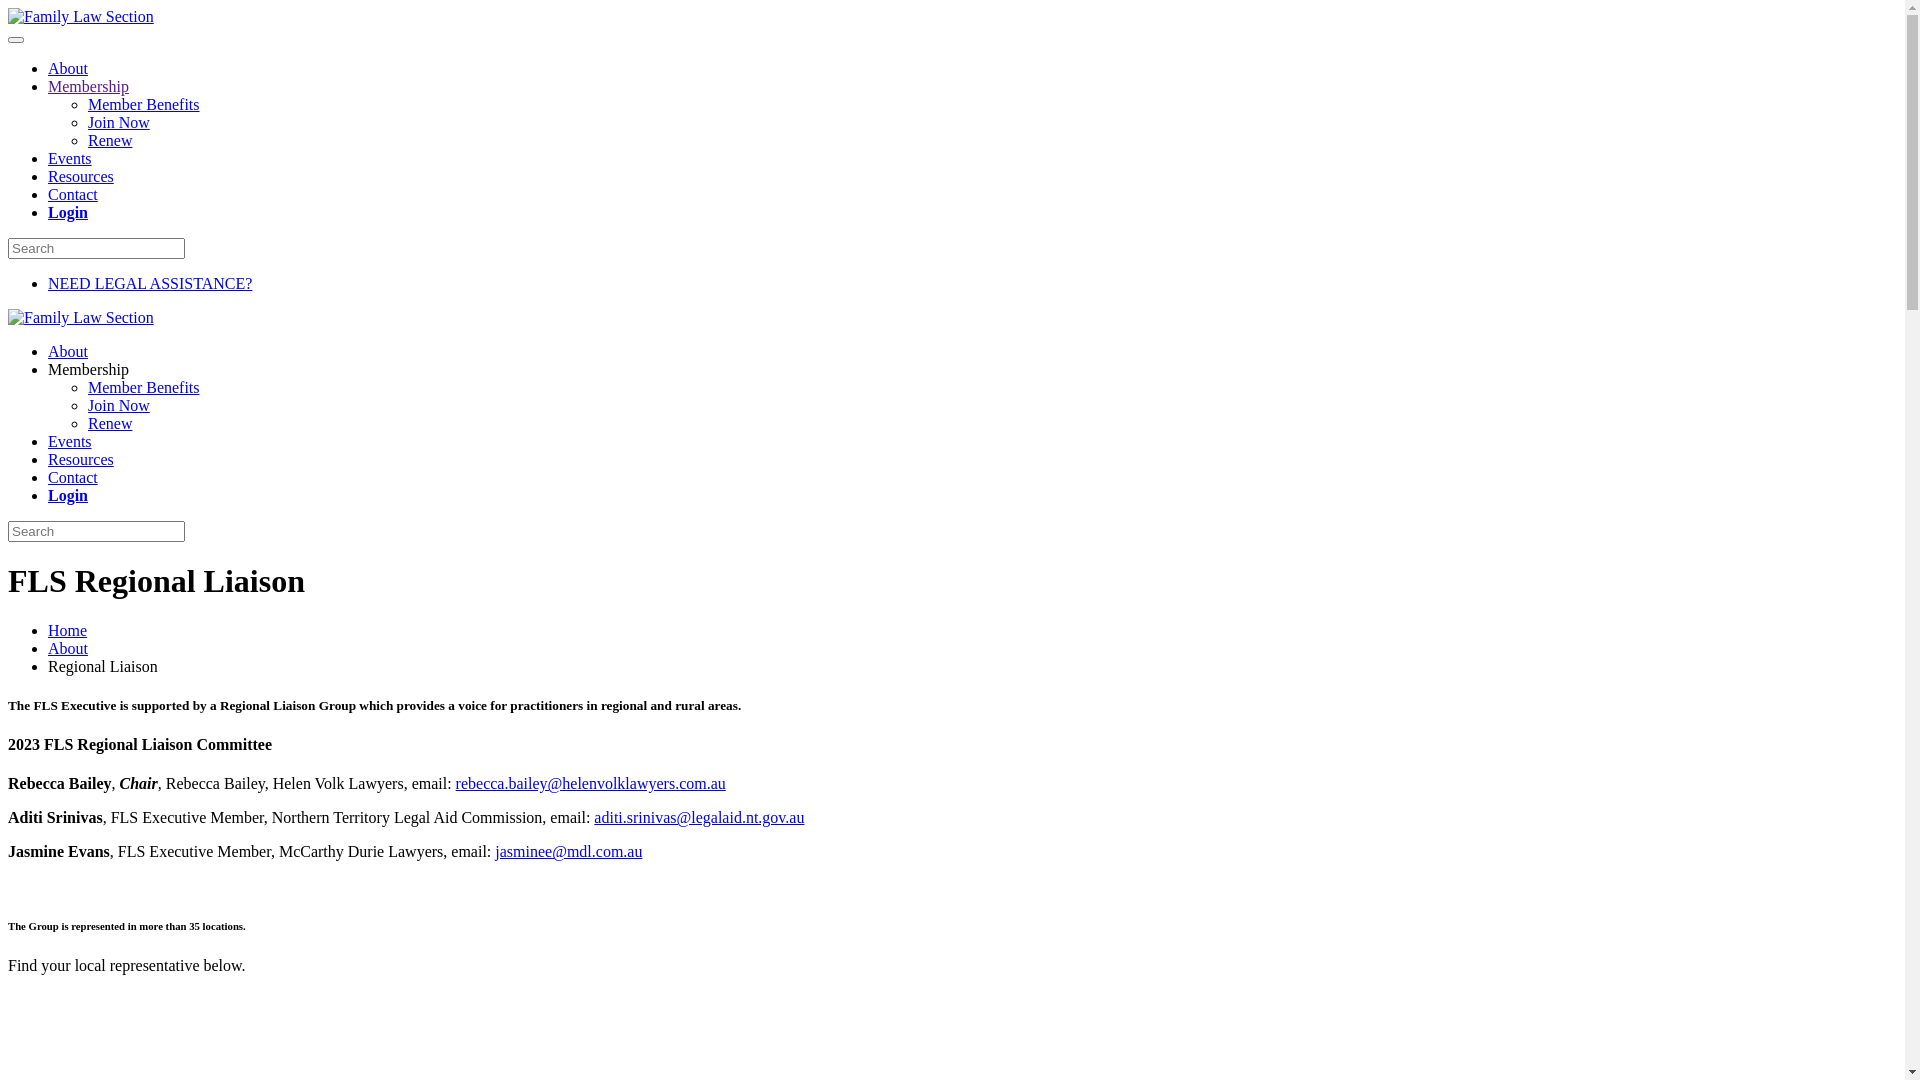 This screenshot has height=1080, width=1920. What do you see at coordinates (118, 122) in the screenshot?
I see `'Join Now'` at bounding box center [118, 122].